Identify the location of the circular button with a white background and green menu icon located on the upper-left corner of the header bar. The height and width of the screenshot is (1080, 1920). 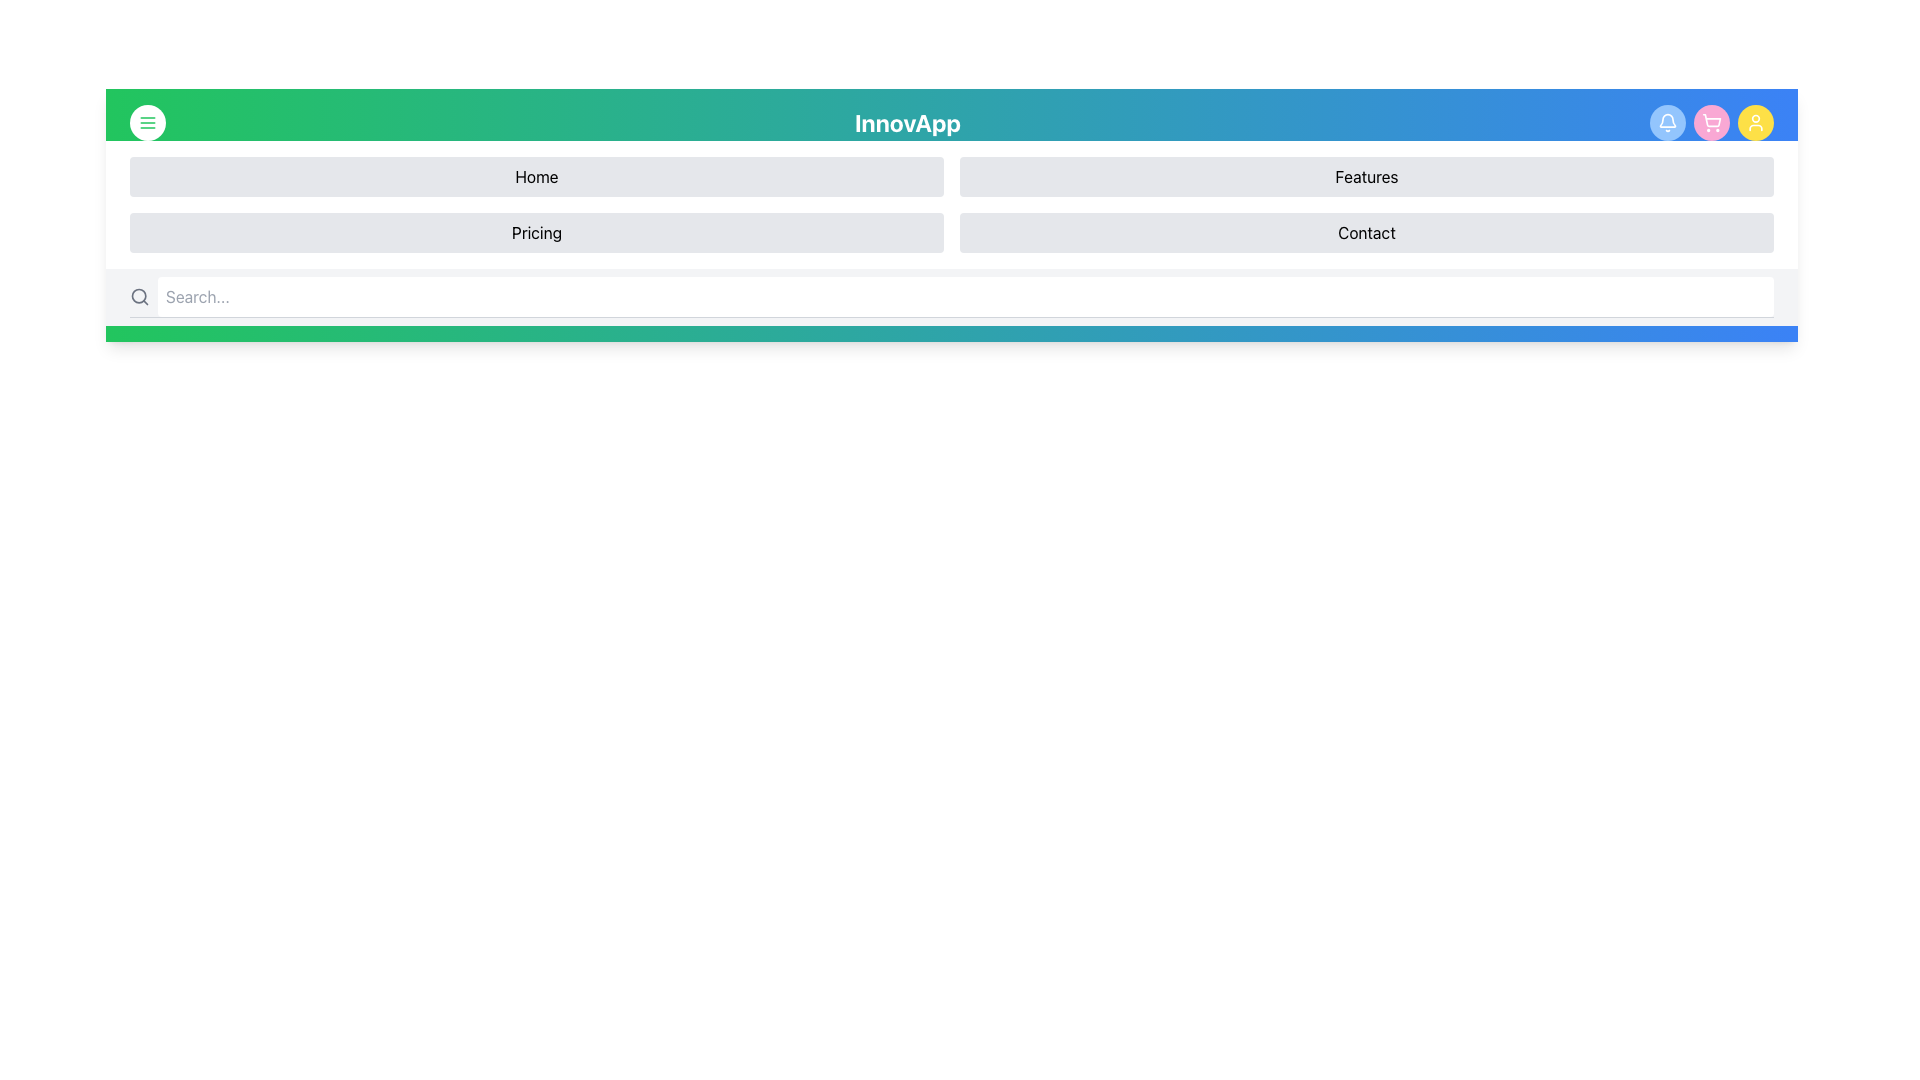
(147, 123).